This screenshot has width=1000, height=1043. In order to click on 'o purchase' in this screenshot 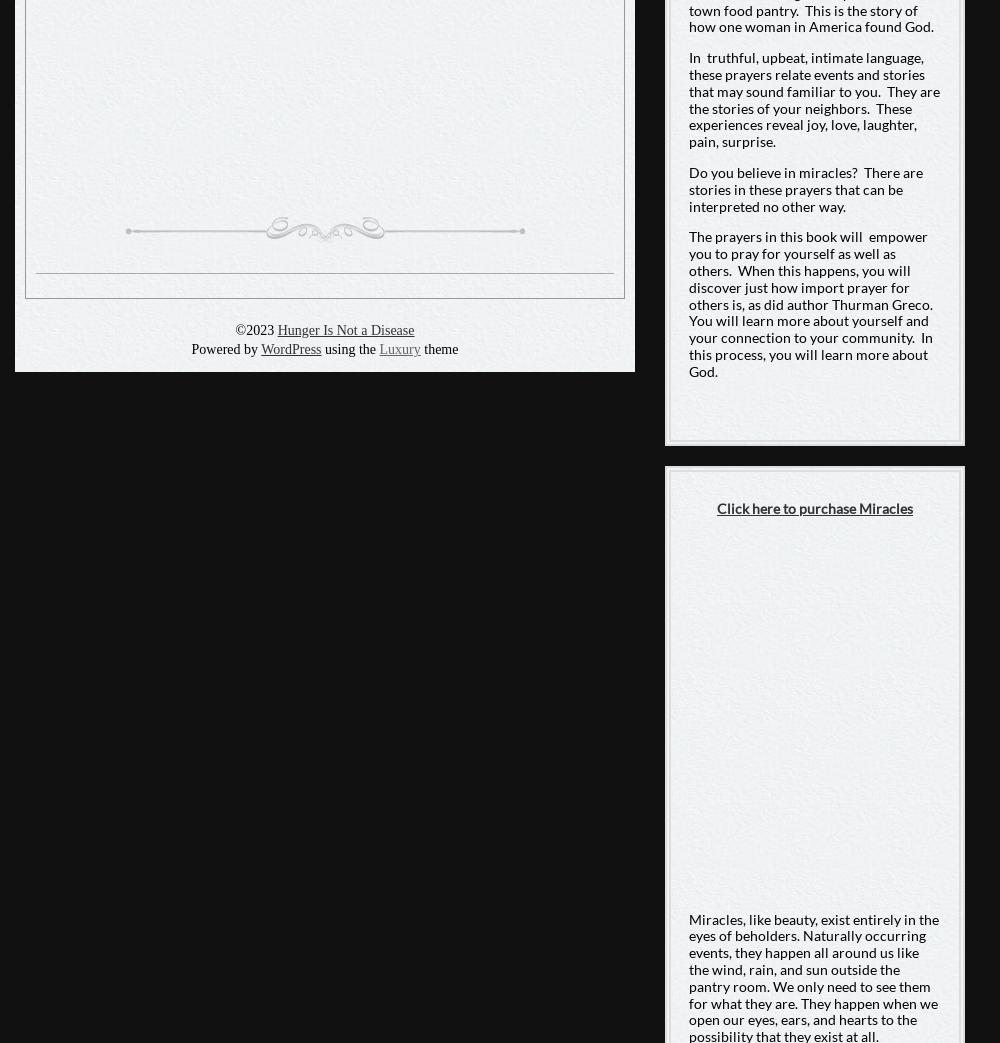, I will do `click(788, 507)`.